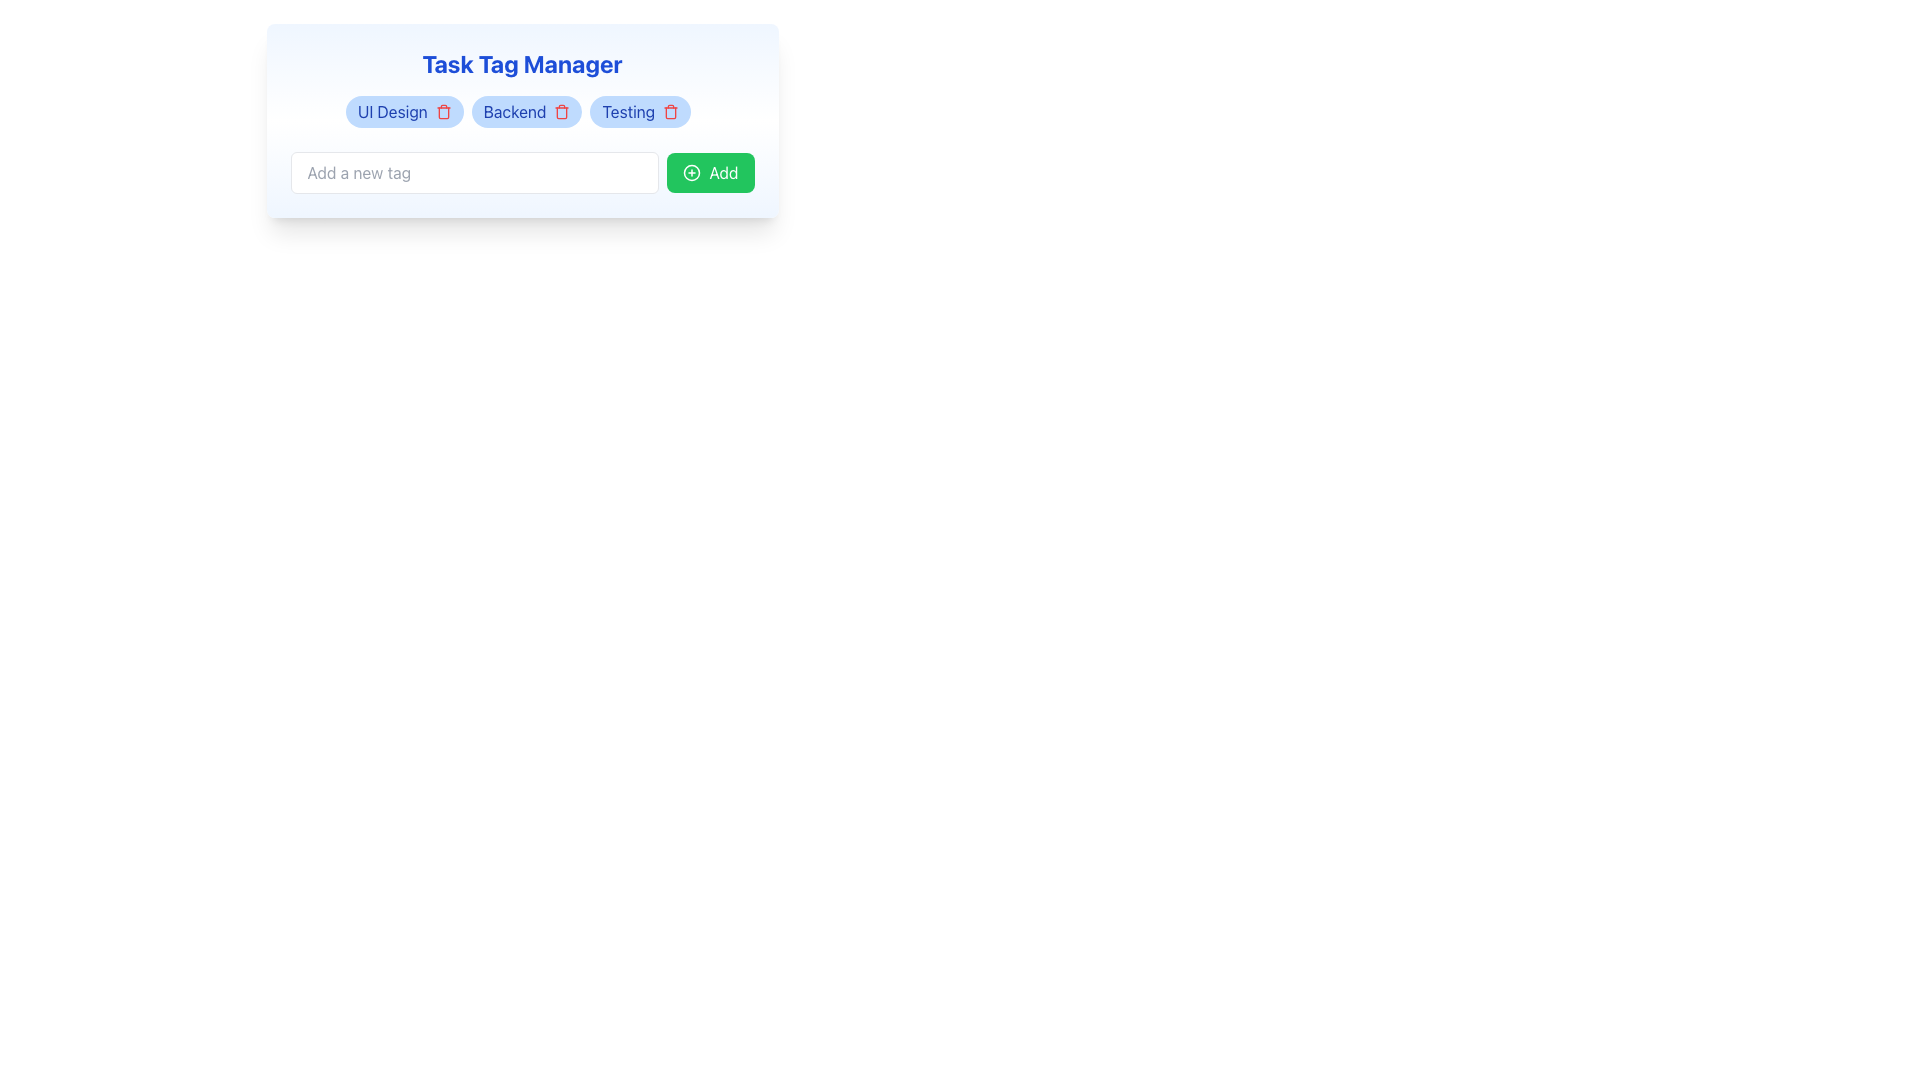  Describe the element at coordinates (522, 63) in the screenshot. I see `the static text element that displays 'Task Tag Manager' in bold blue font, positioned at the top of the card interface` at that location.